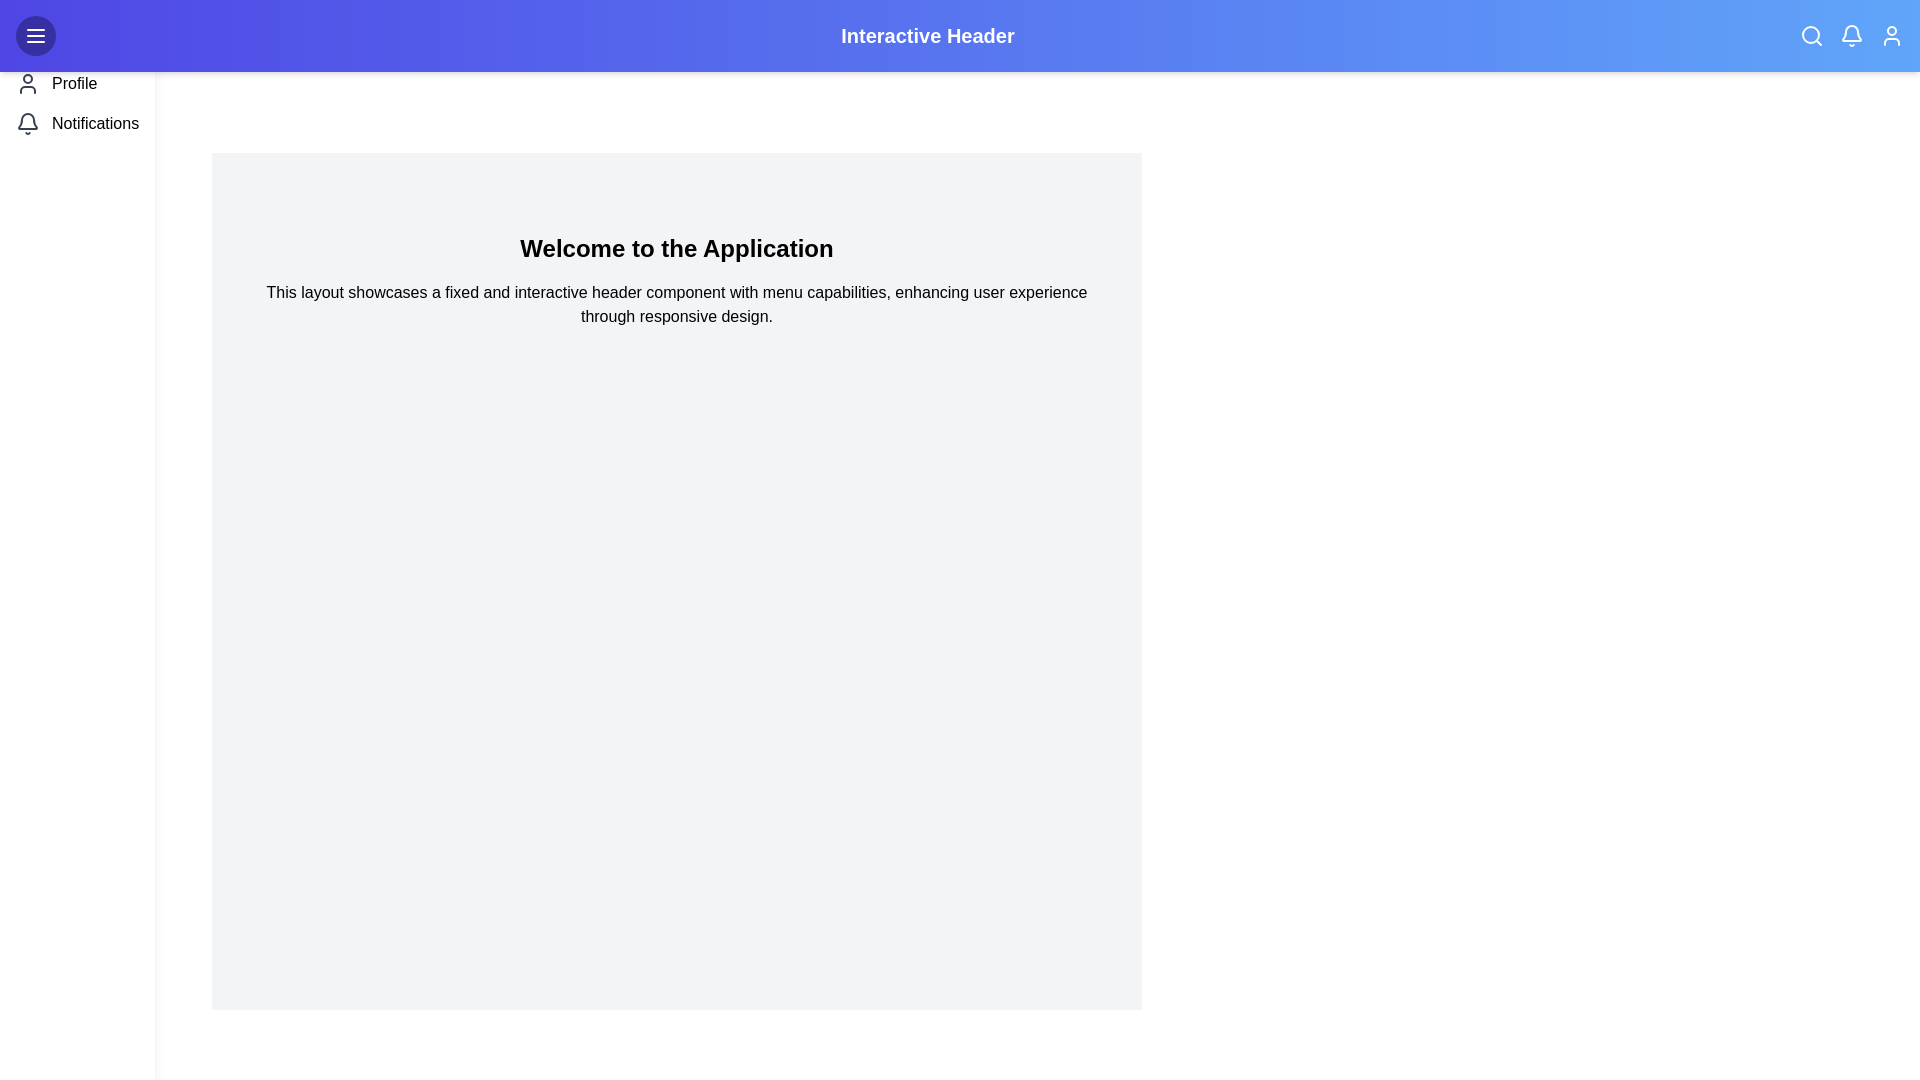 This screenshot has width=1920, height=1080. What do you see at coordinates (960, 35) in the screenshot?
I see `the 'Interactive Header' static text label, which is centrally positioned` at bounding box center [960, 35].